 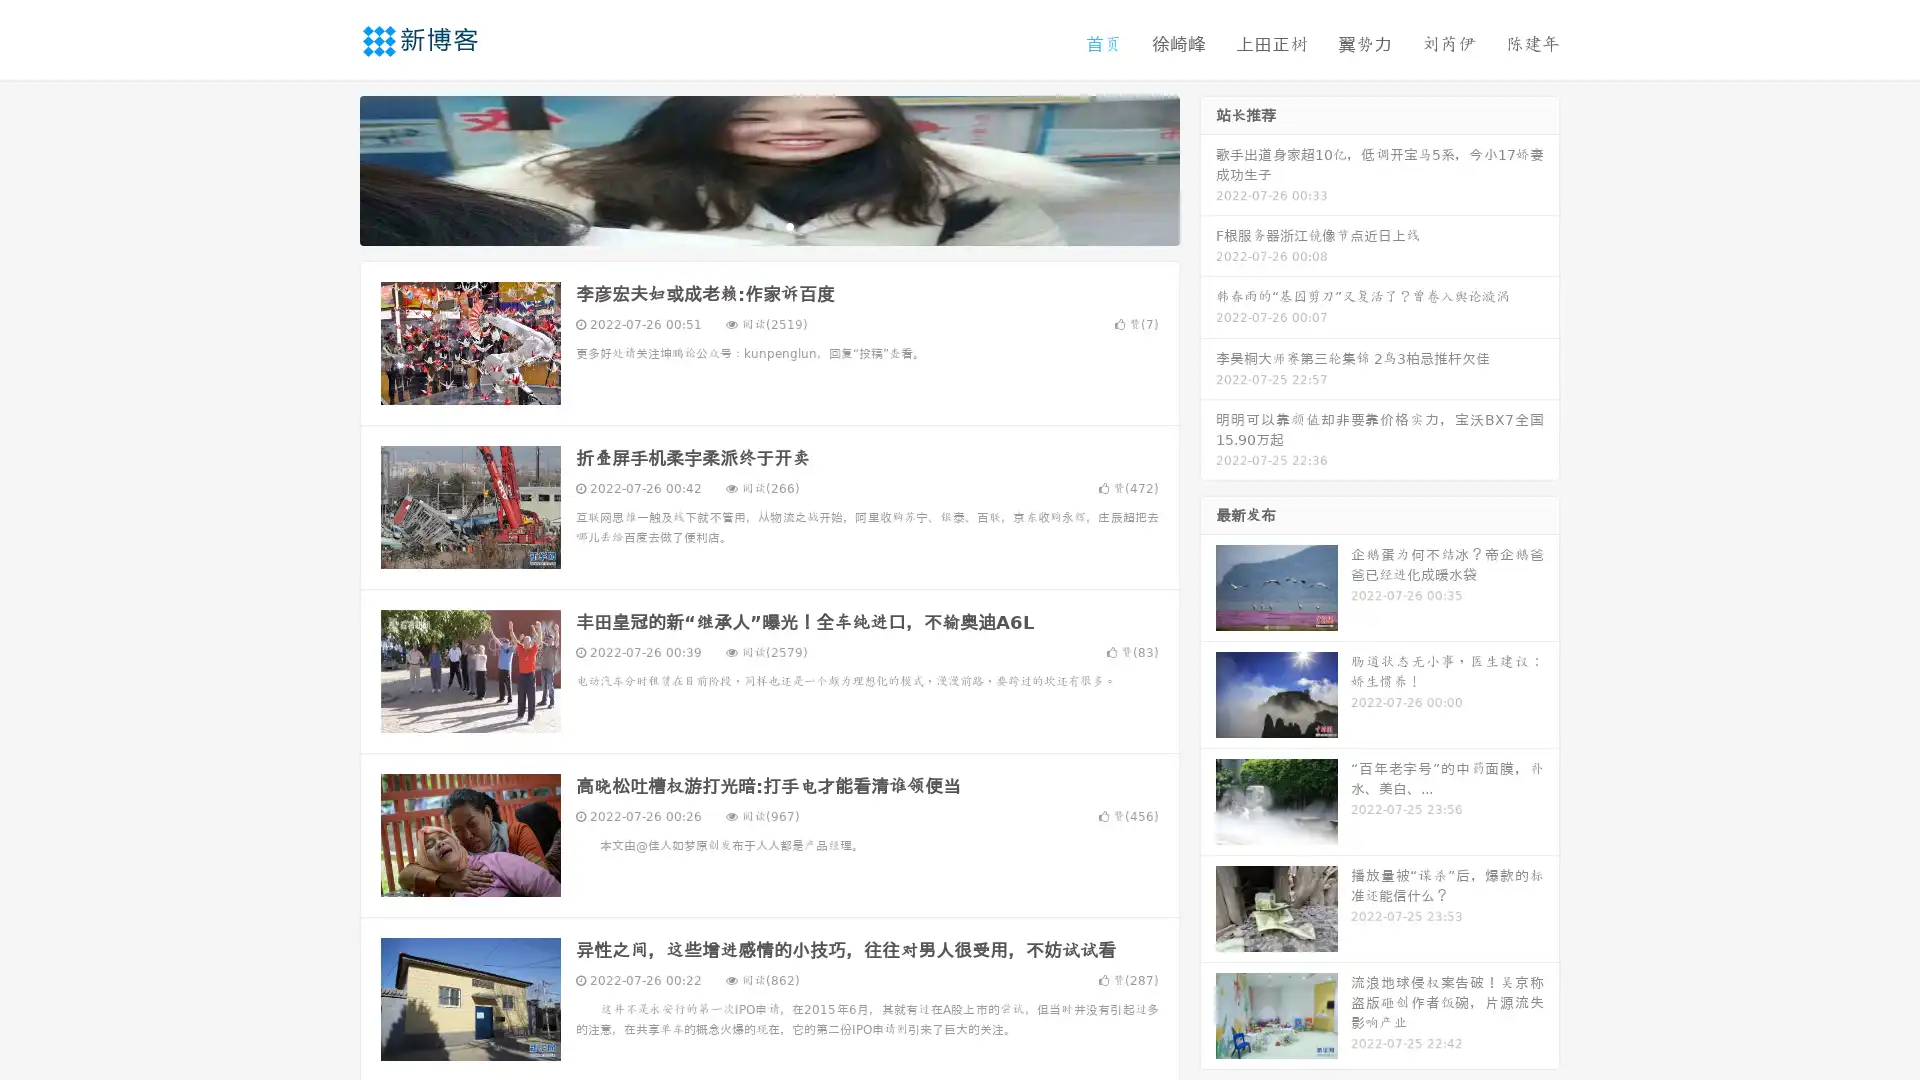 I want to click on Next slide, so click(x=1208, y=168).